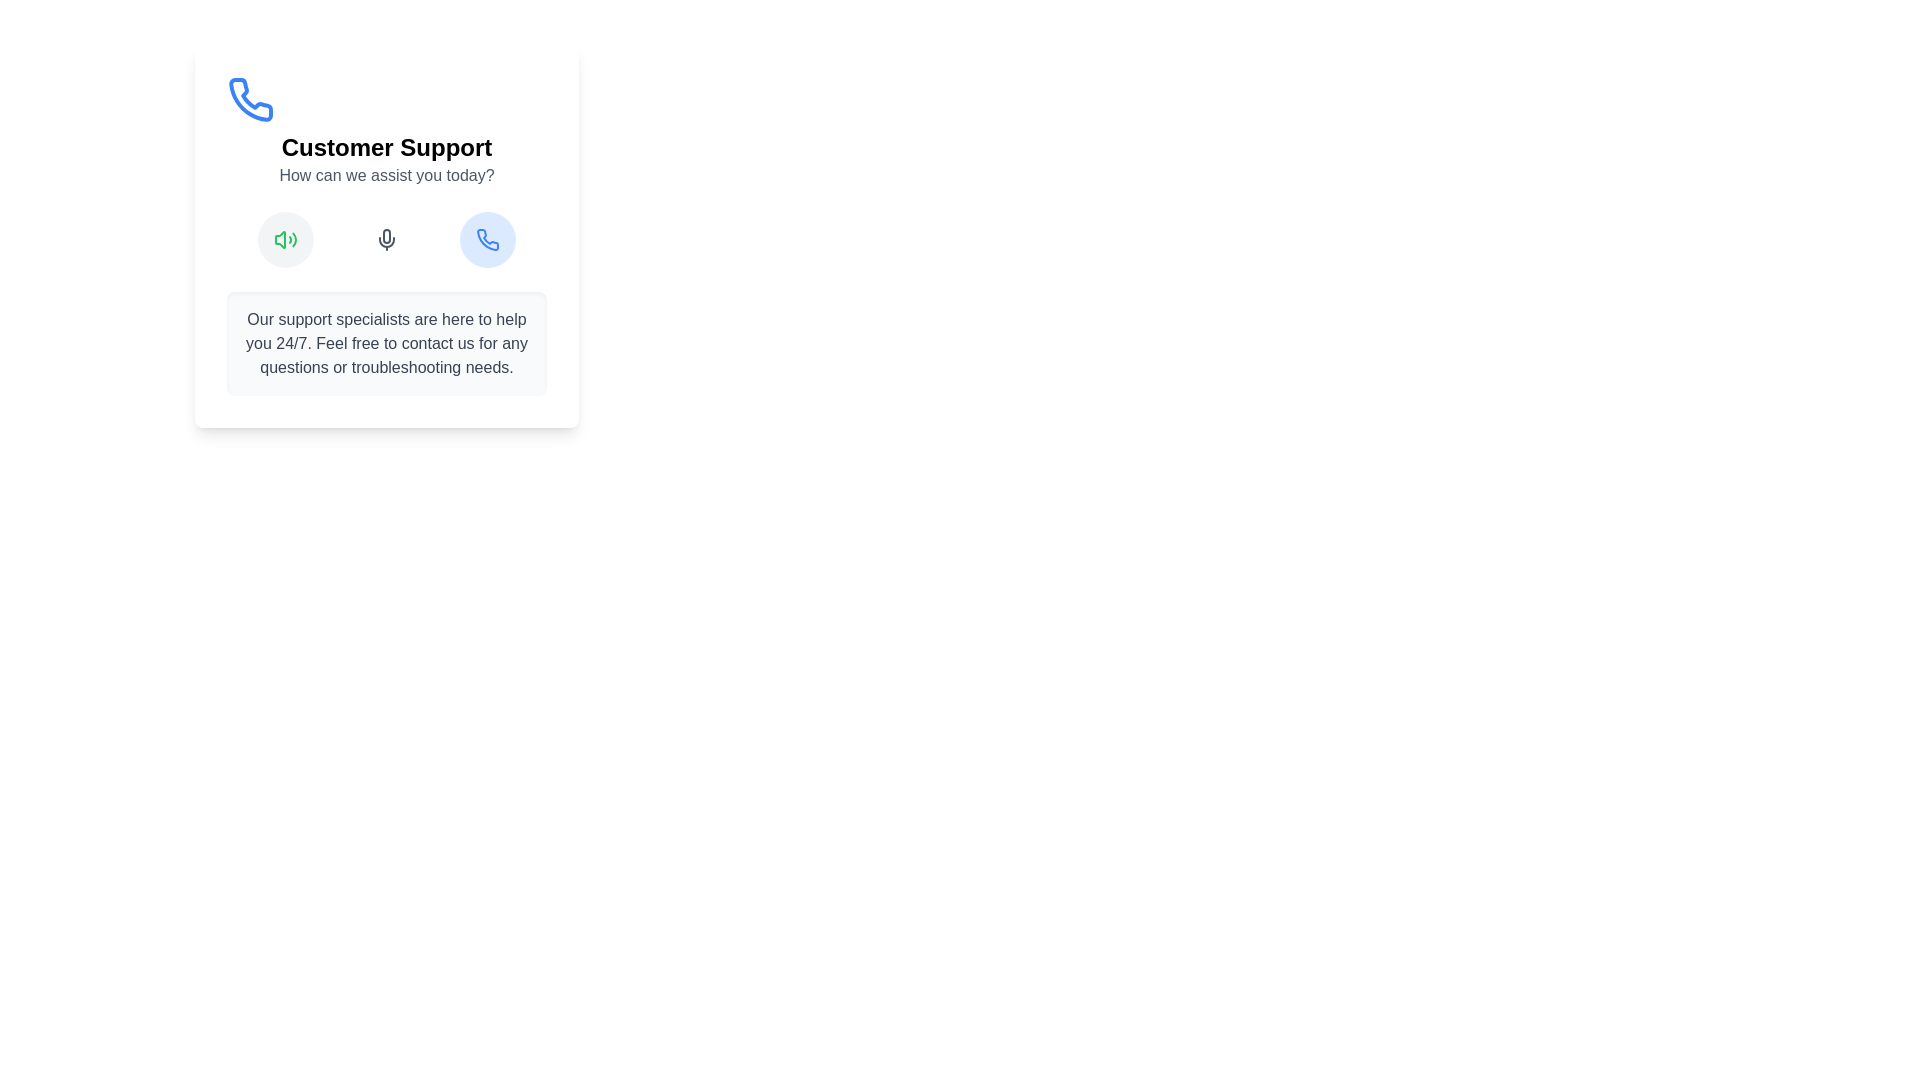 The image size is (1920, 1080). What do you see at coordinates (488, 238) in the screenshot?
I see `the third button on the right side of the horizontal layout within the 'Customer Support' card` at bounding box center [488, 238].